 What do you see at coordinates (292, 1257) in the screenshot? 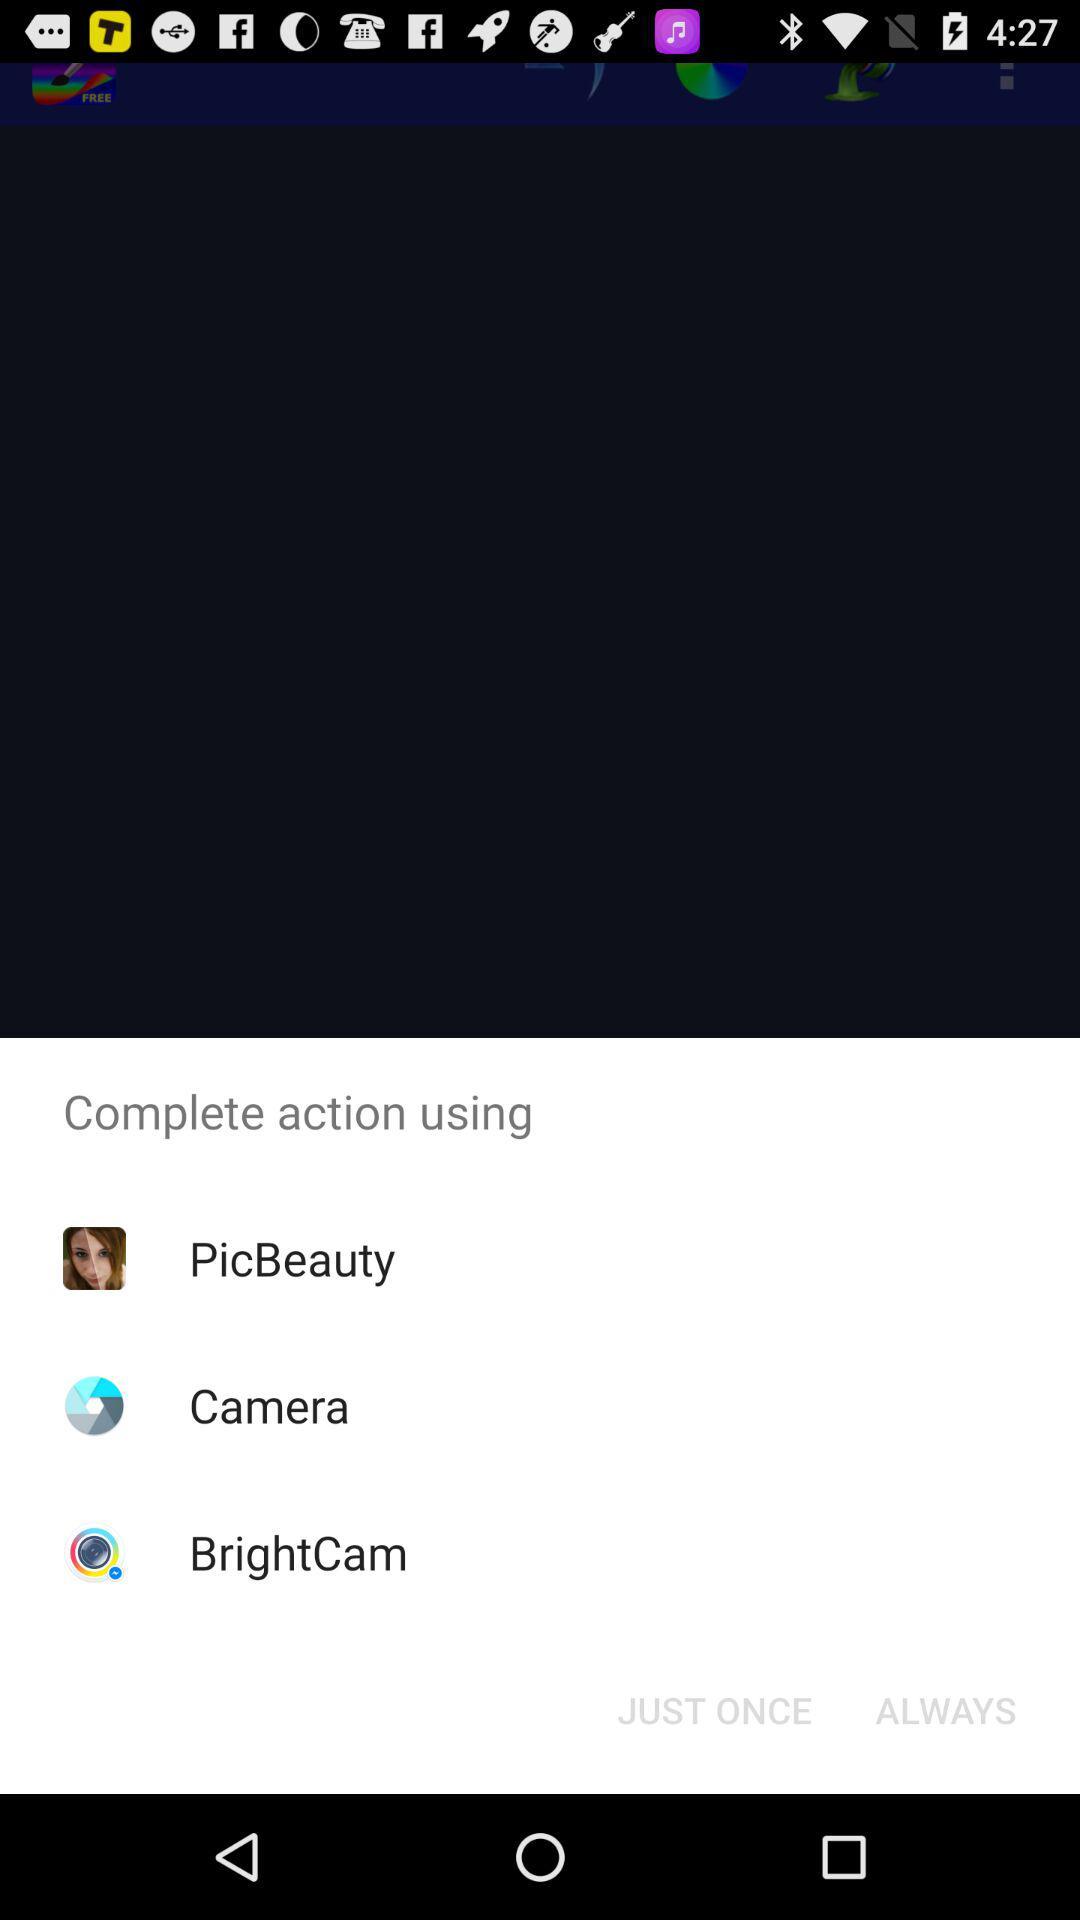
I see `the picbeauty icon` at bounding box center [292, 1257].